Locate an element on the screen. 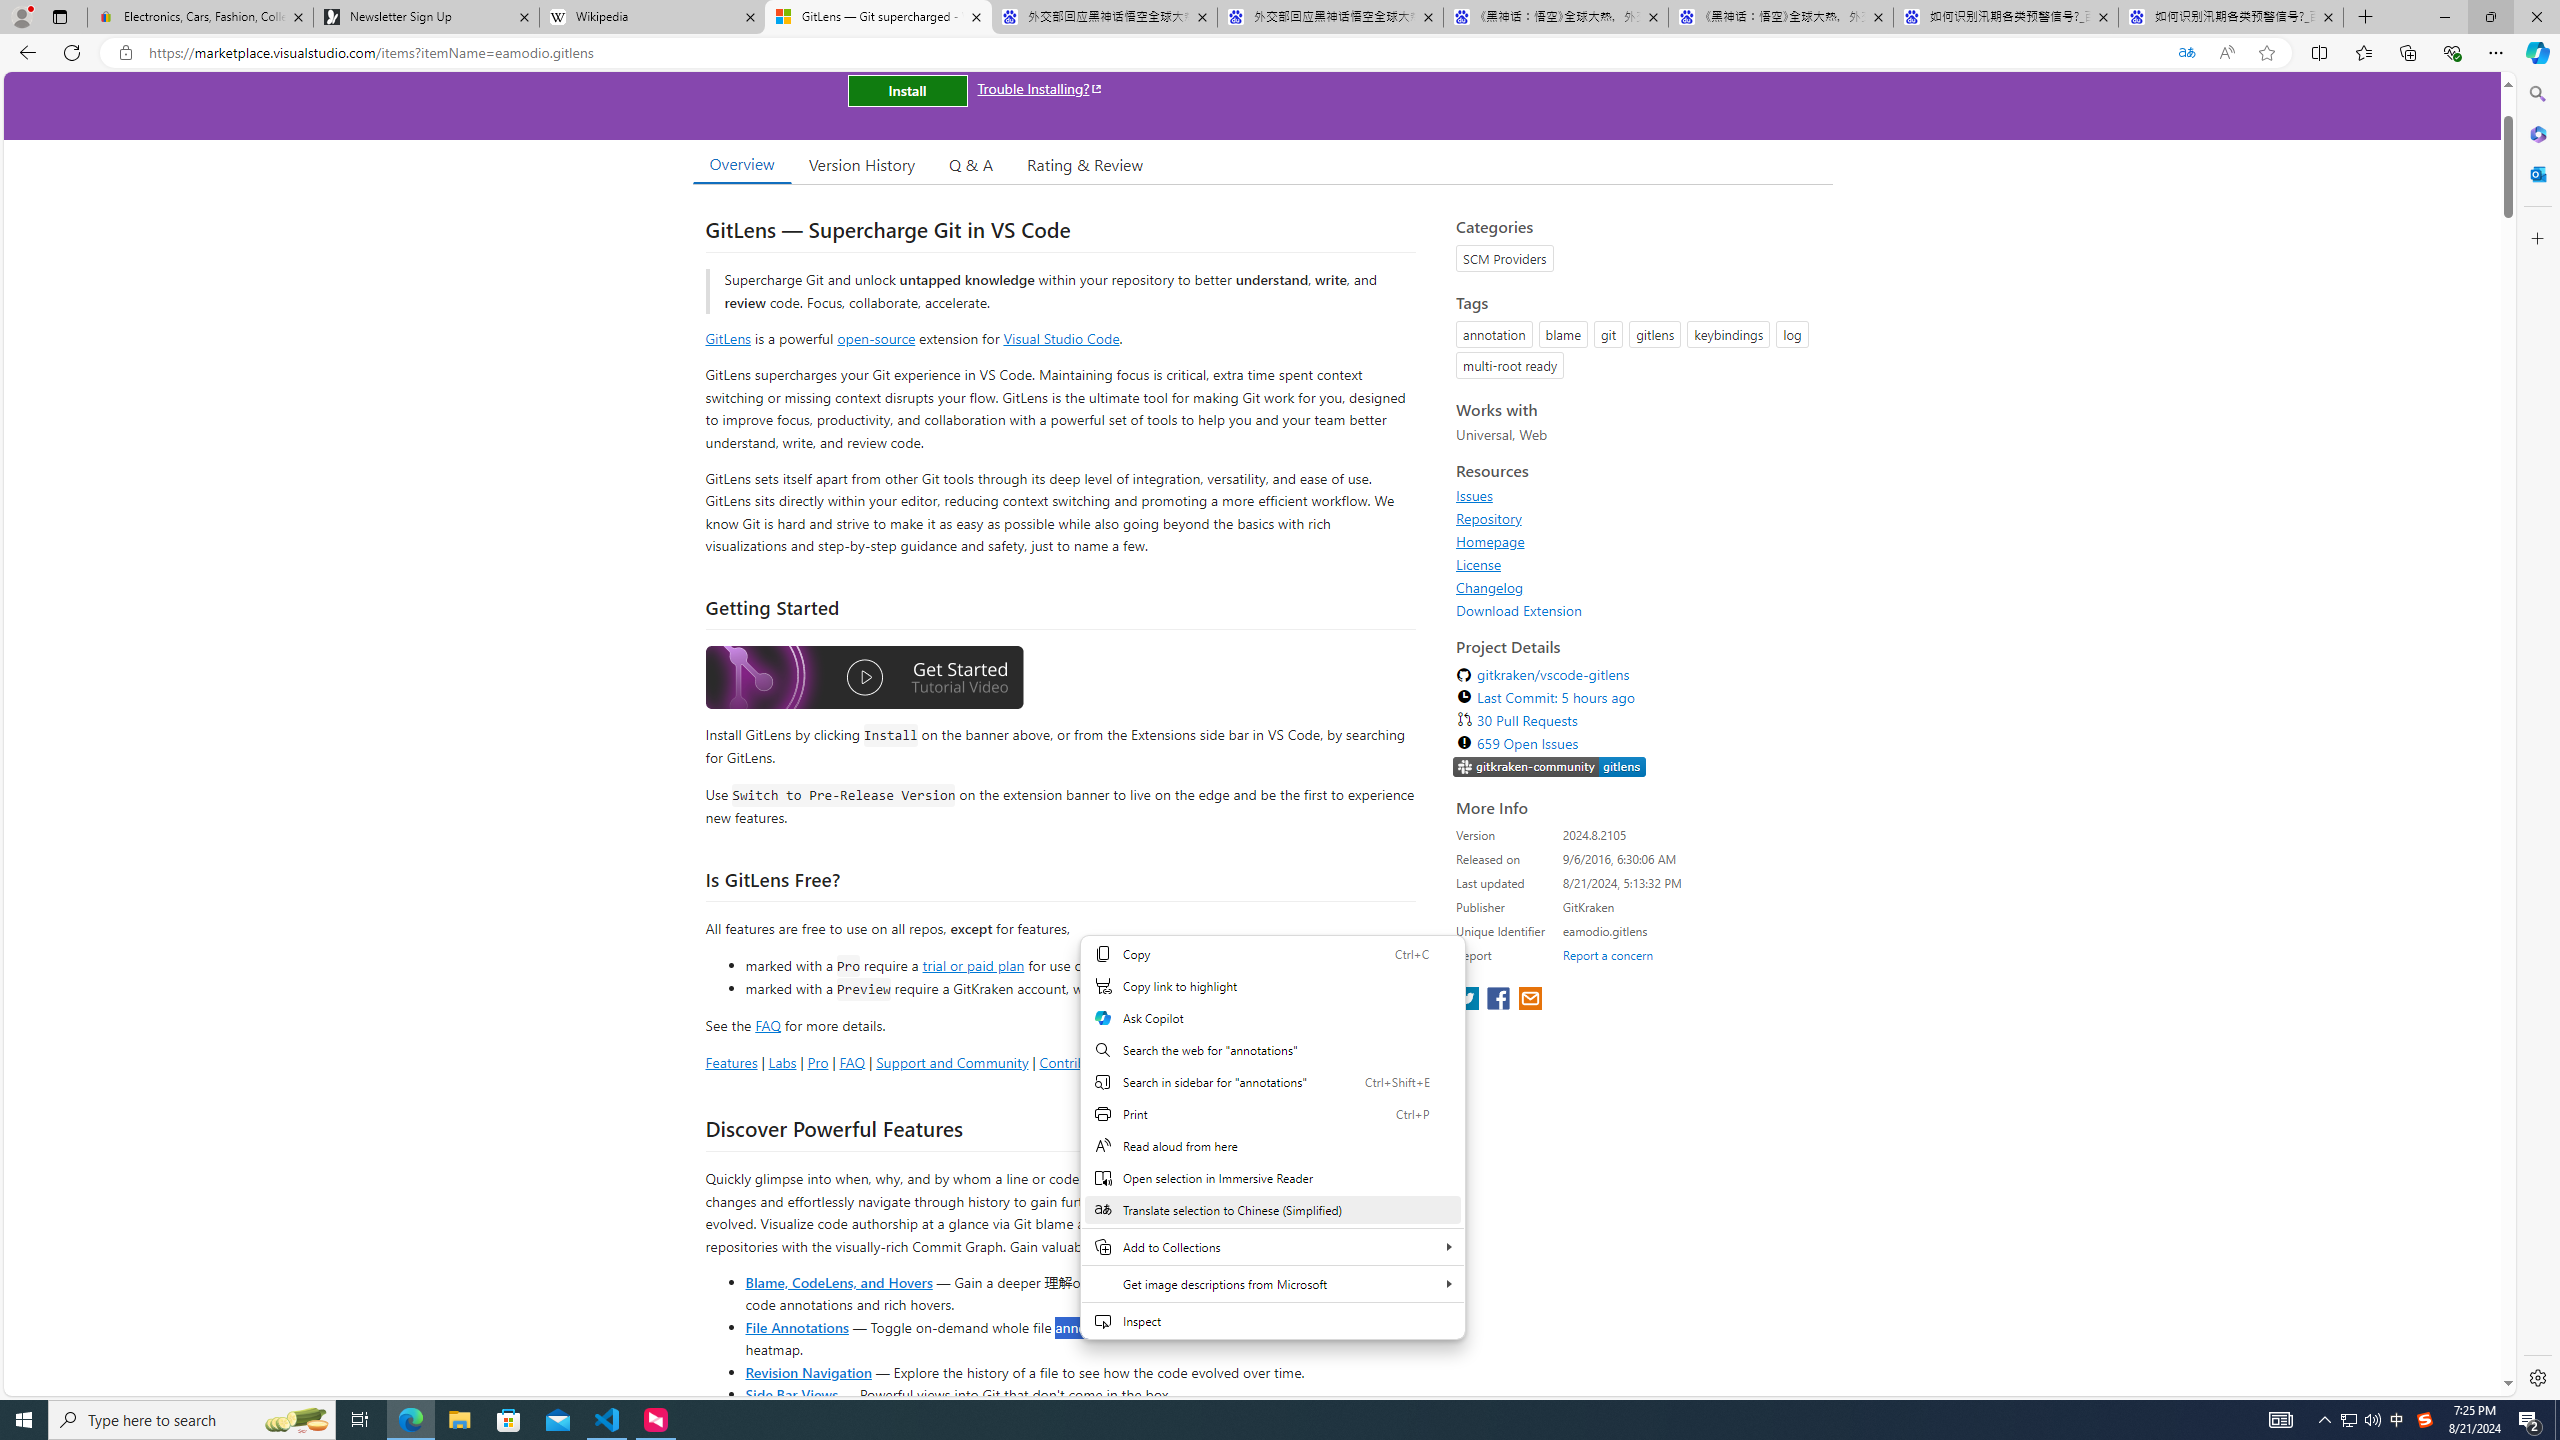 This screenshot has width=2560, height=1440. 'Features' is located at coordinates (729, 1061).